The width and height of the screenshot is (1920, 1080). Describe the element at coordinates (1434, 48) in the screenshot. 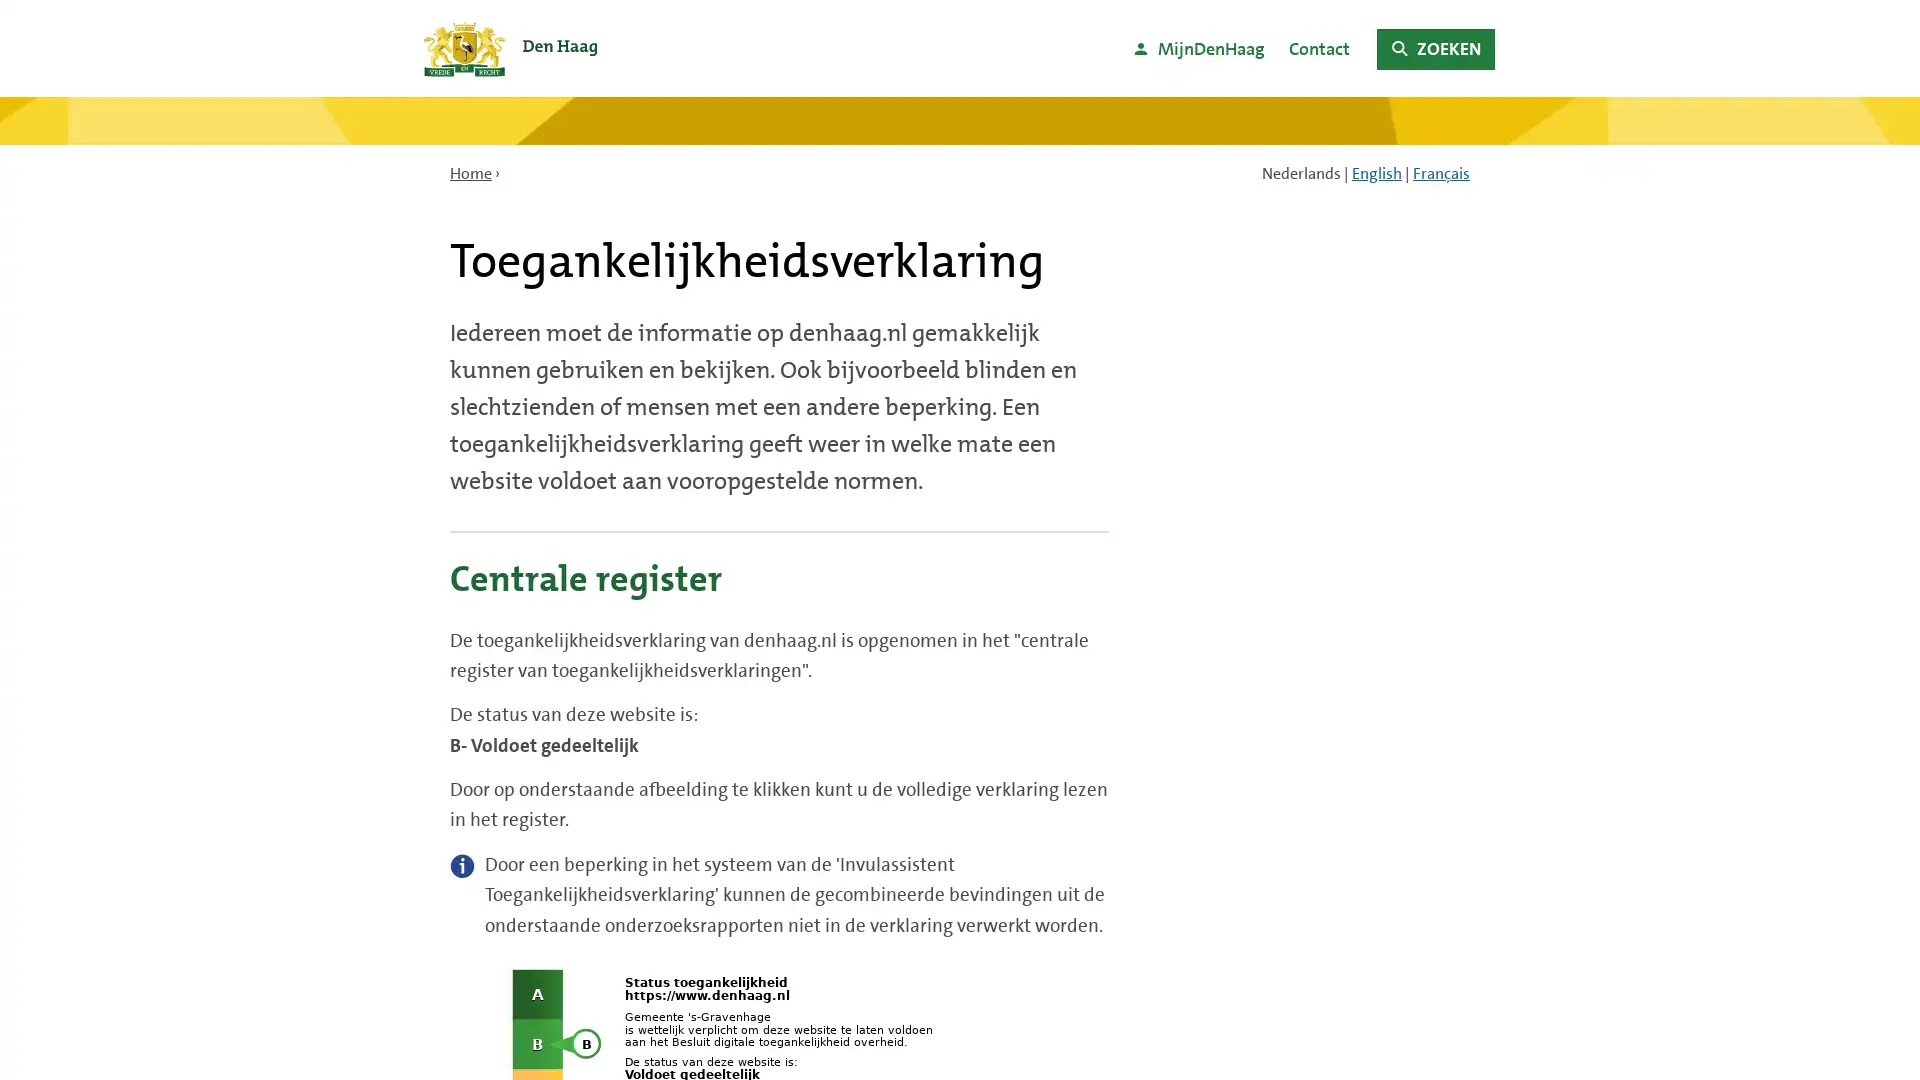

I see `ZOEKEN` at that location.